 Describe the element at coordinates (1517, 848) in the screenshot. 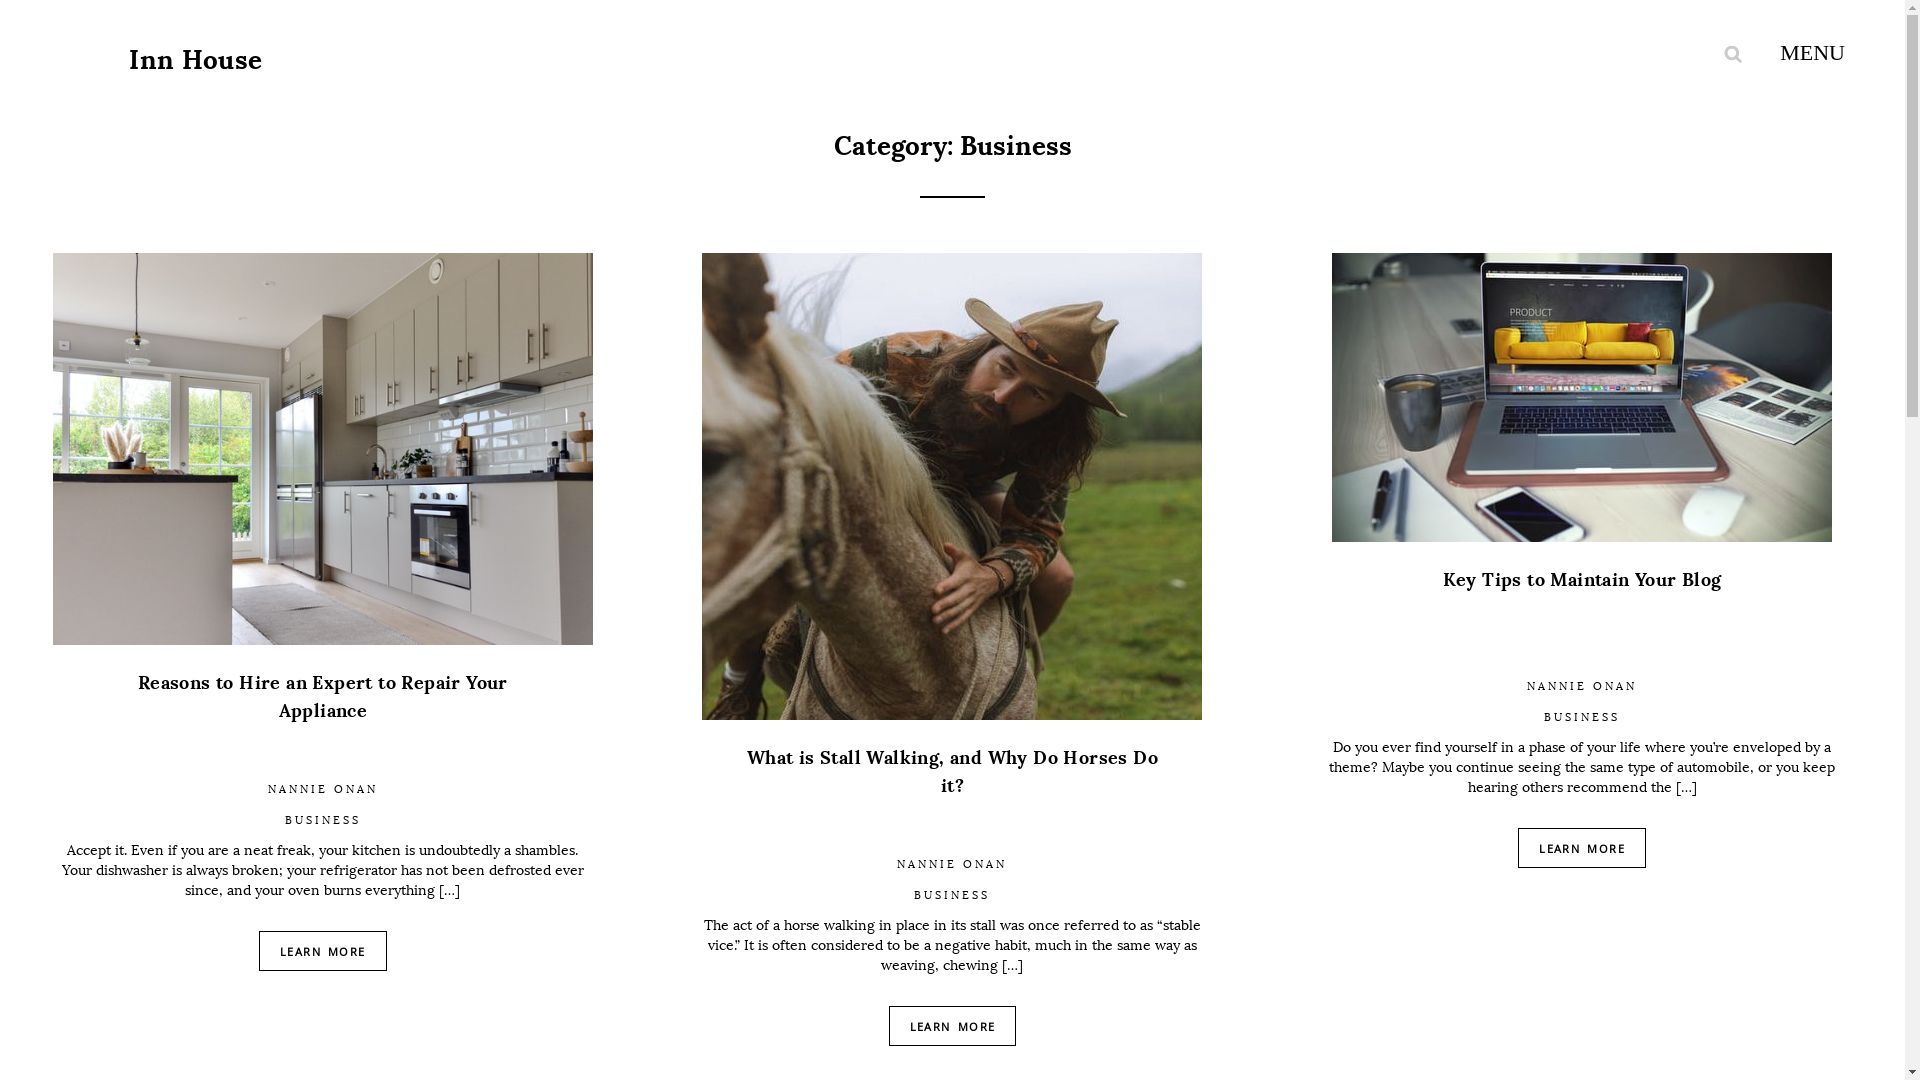

I see `'LEARN MORE'` at that location.